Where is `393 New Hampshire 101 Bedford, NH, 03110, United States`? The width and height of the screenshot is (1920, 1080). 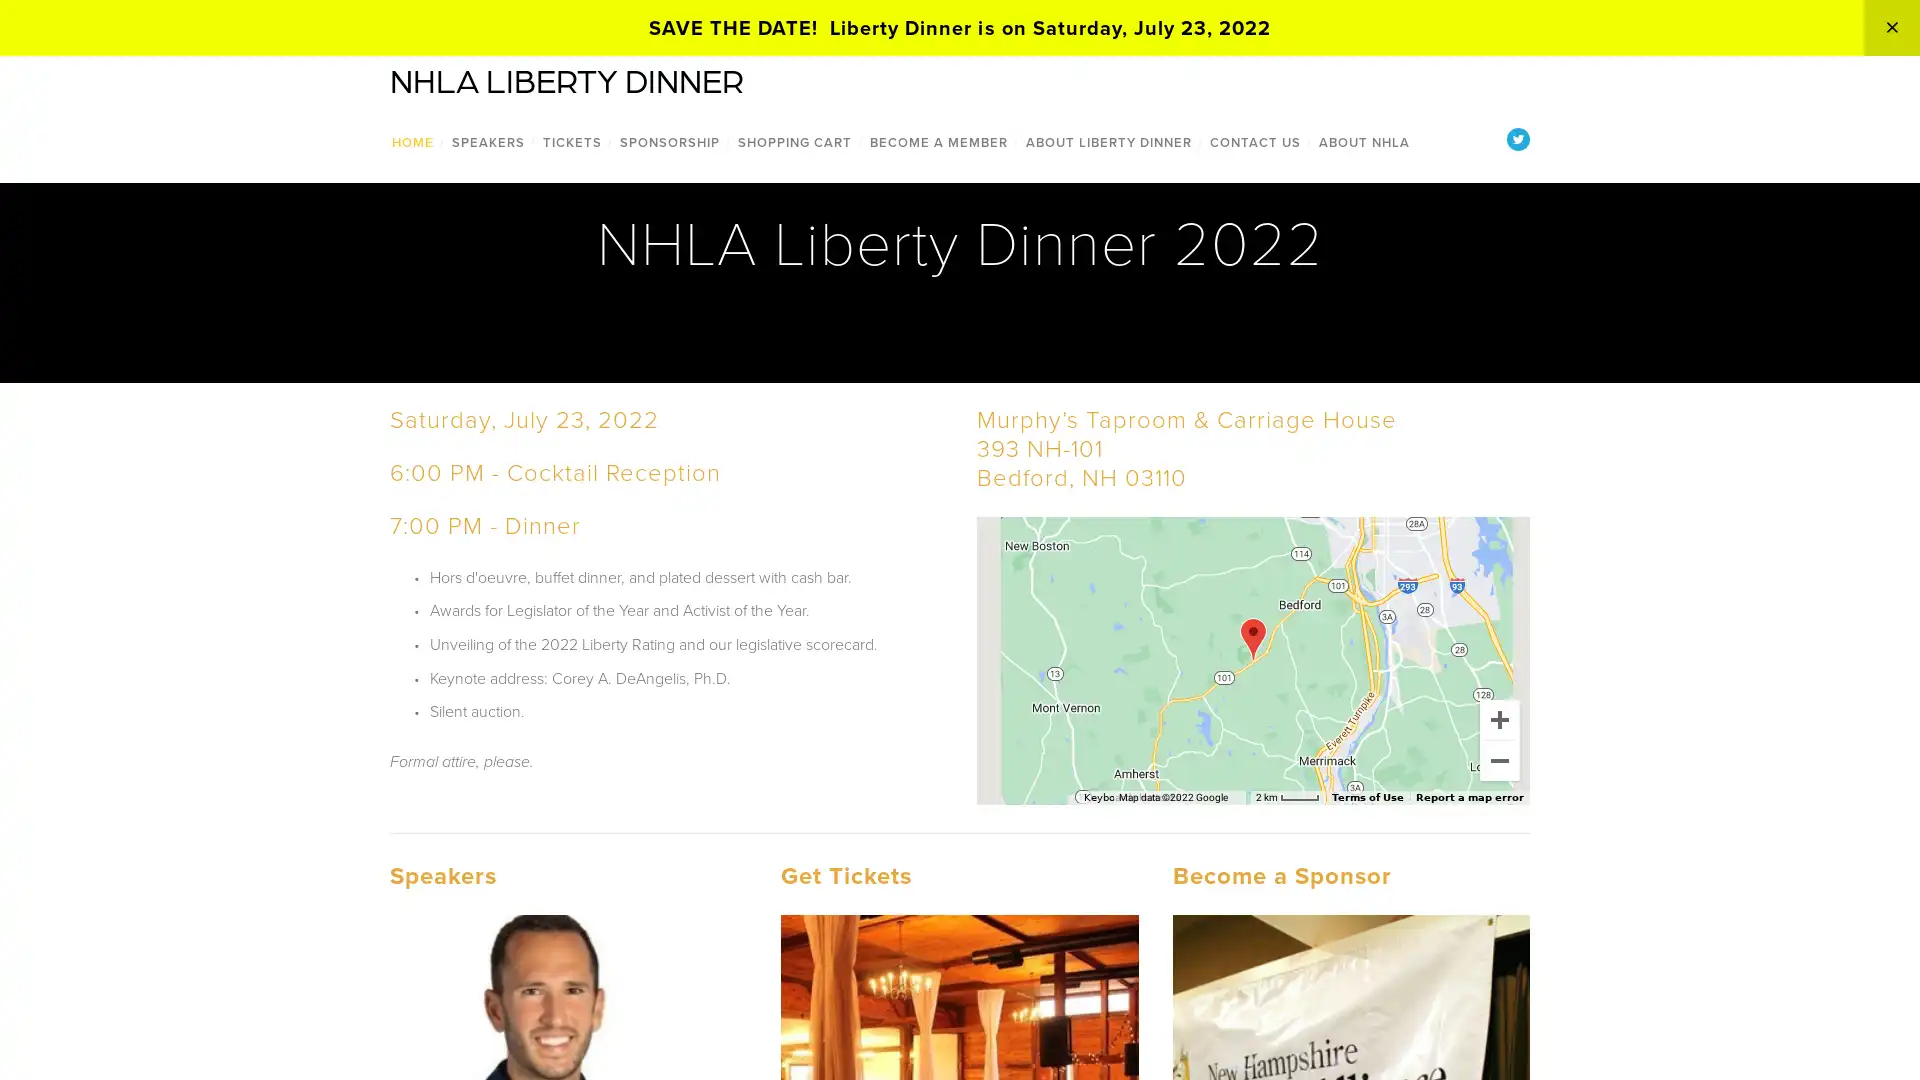 393 New Hampshire 101 Bedford, NH, 03110, United States is located at coordinates (1251, 638).